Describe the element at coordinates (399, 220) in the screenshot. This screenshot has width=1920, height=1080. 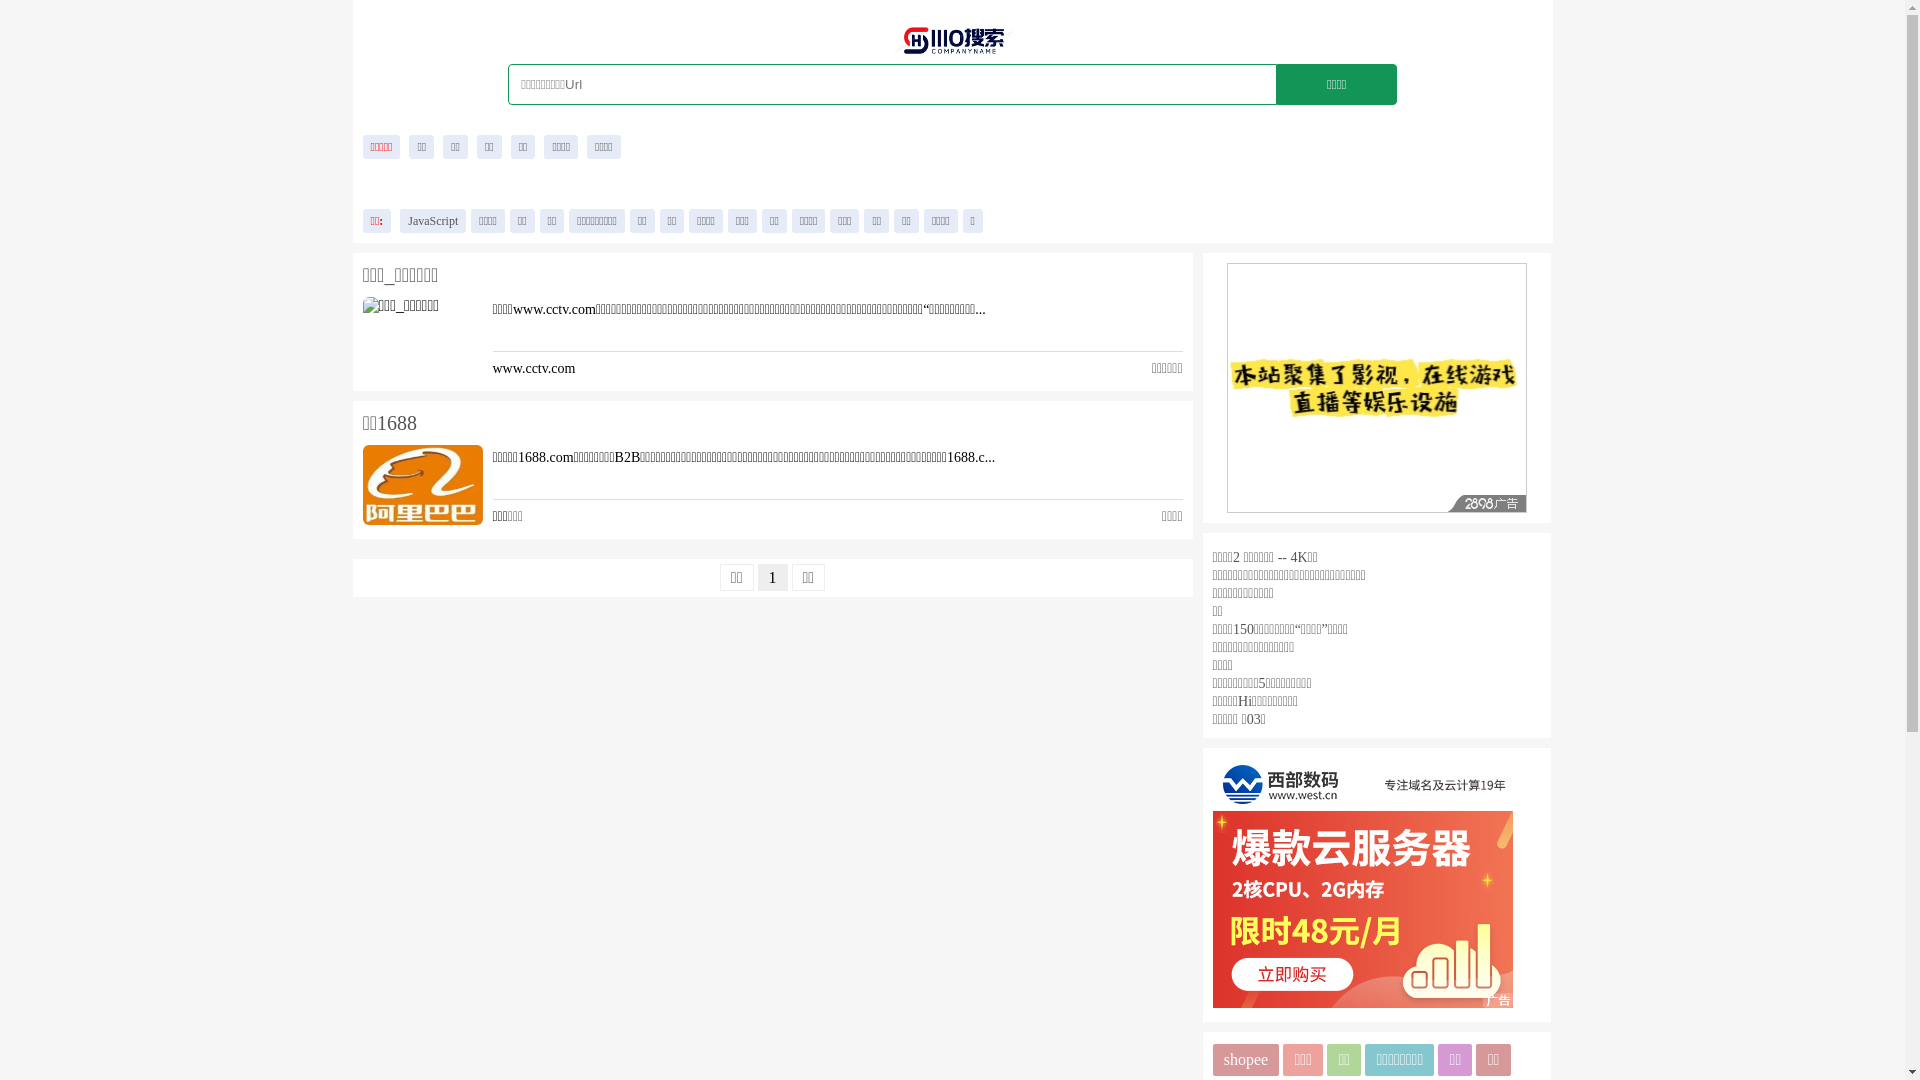
I see `'JavaScript'` at that location.